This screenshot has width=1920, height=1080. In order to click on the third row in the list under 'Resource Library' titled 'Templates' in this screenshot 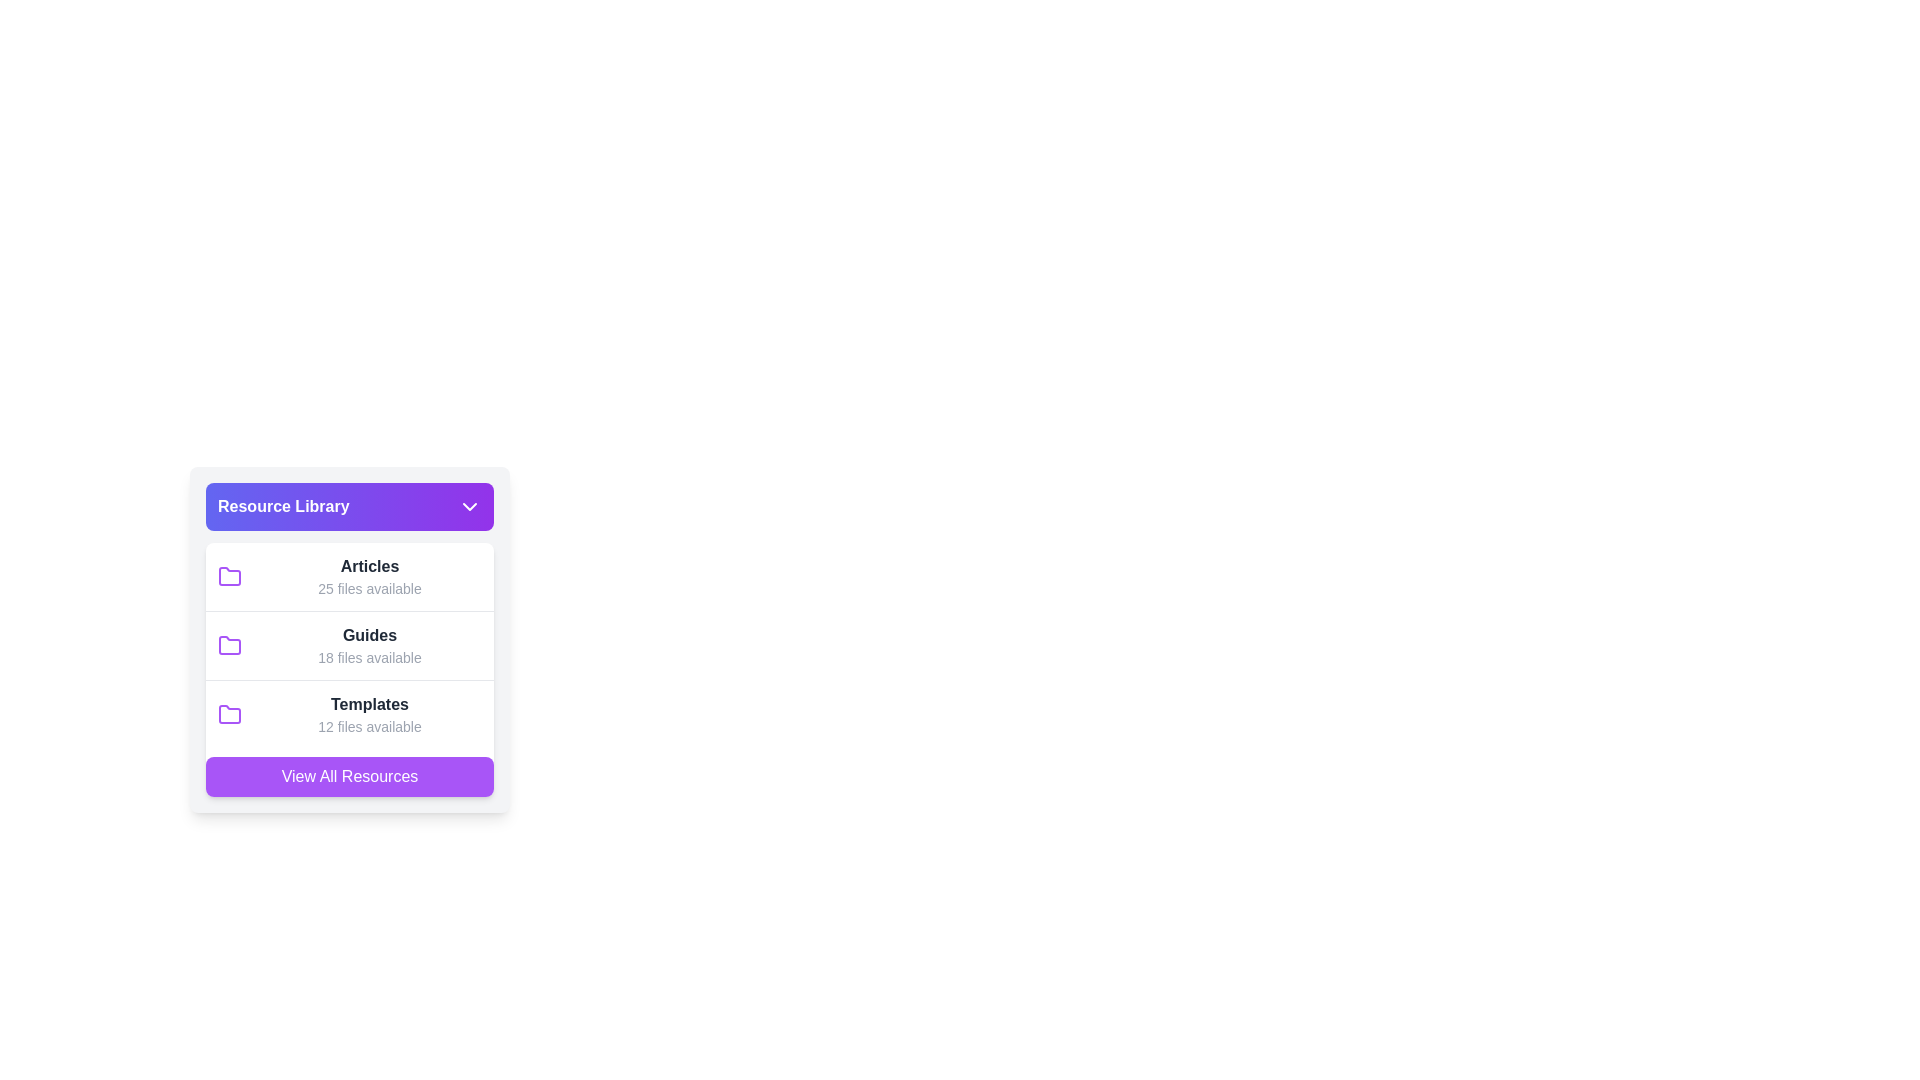, I will do `click(350, 712)`.